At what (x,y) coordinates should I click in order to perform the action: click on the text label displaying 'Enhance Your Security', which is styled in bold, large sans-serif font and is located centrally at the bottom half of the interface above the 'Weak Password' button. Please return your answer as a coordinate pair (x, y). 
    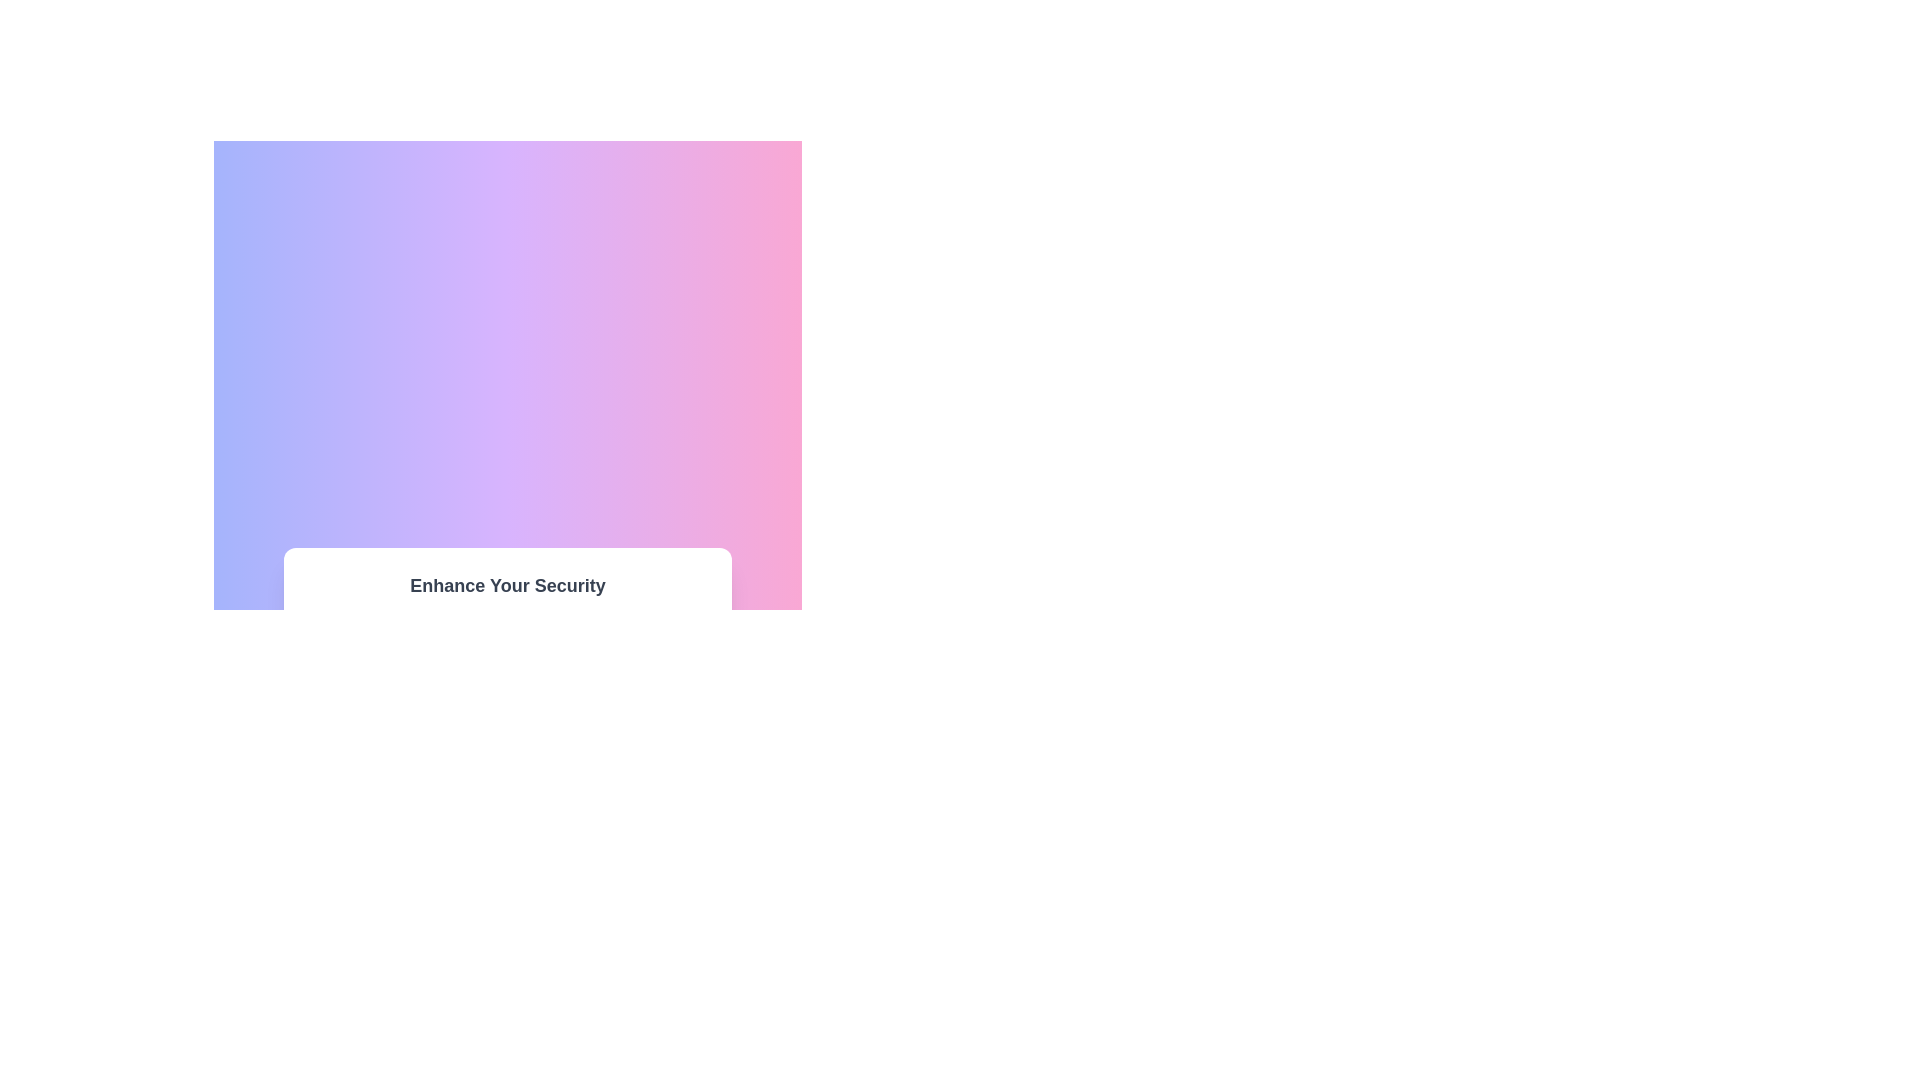
    Looking at the image, I should click on (508, 585).